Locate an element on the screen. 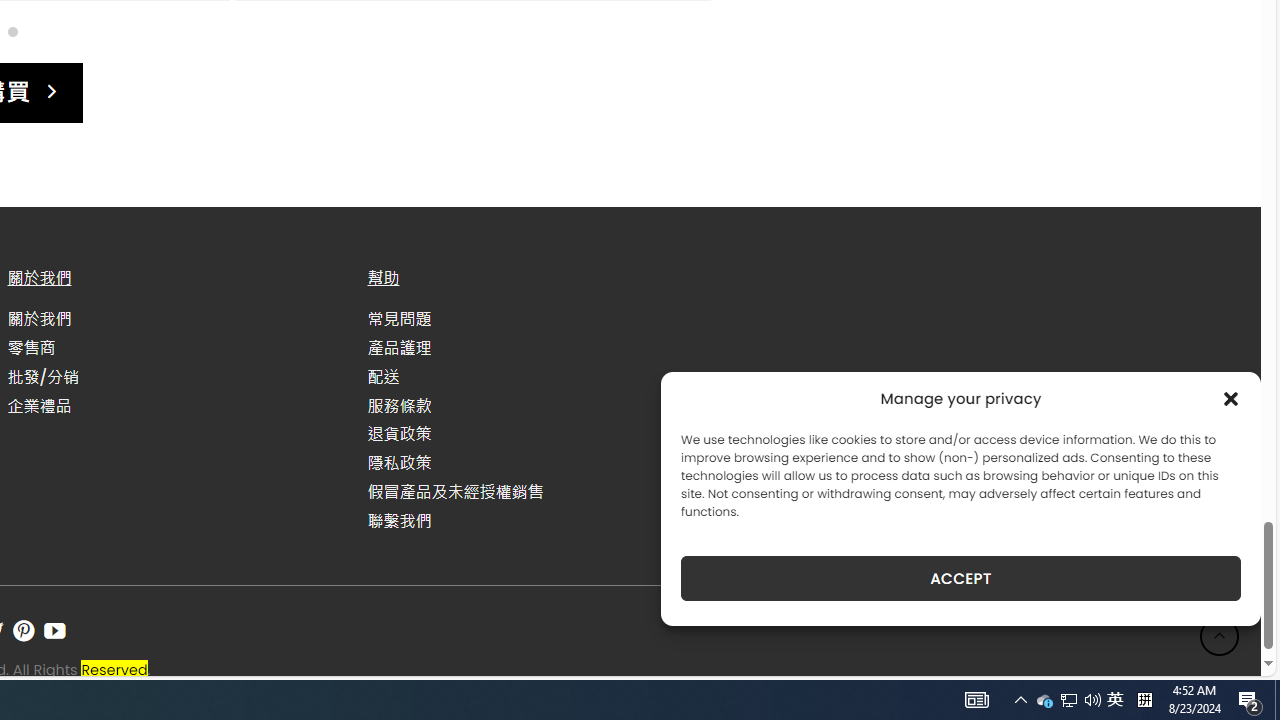  'Page dot 3' is located at coordinates (12, 31).